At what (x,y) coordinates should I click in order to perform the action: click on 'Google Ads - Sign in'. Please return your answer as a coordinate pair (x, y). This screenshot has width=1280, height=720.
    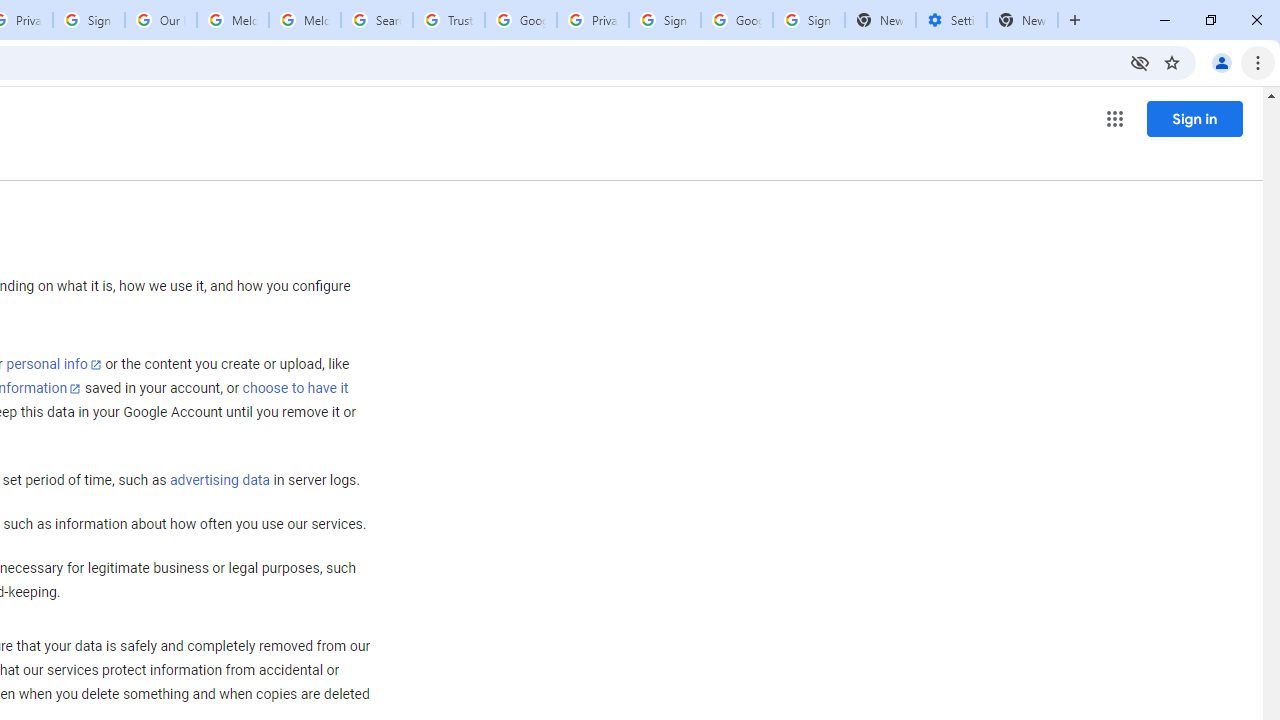
    Looking at the image, I should click on (520, 20).